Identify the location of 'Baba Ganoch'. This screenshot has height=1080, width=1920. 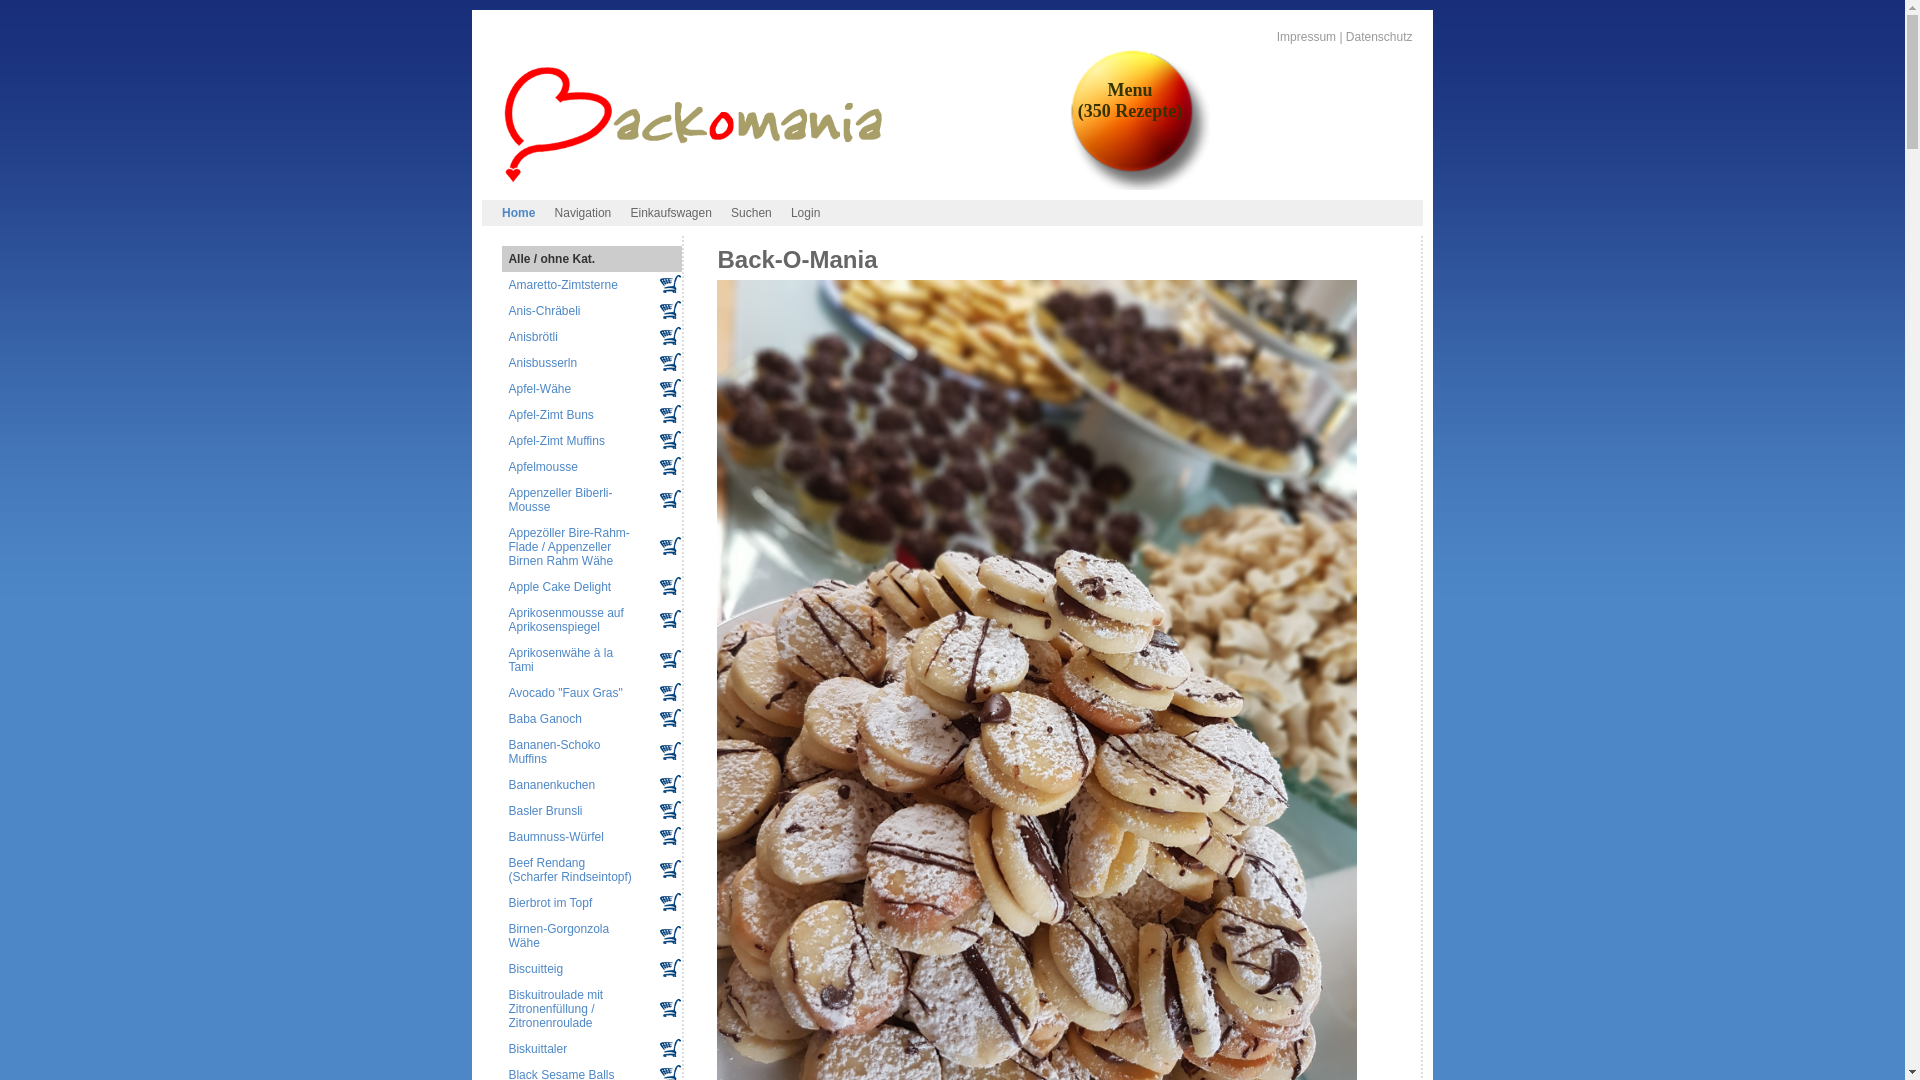
(544, 717).